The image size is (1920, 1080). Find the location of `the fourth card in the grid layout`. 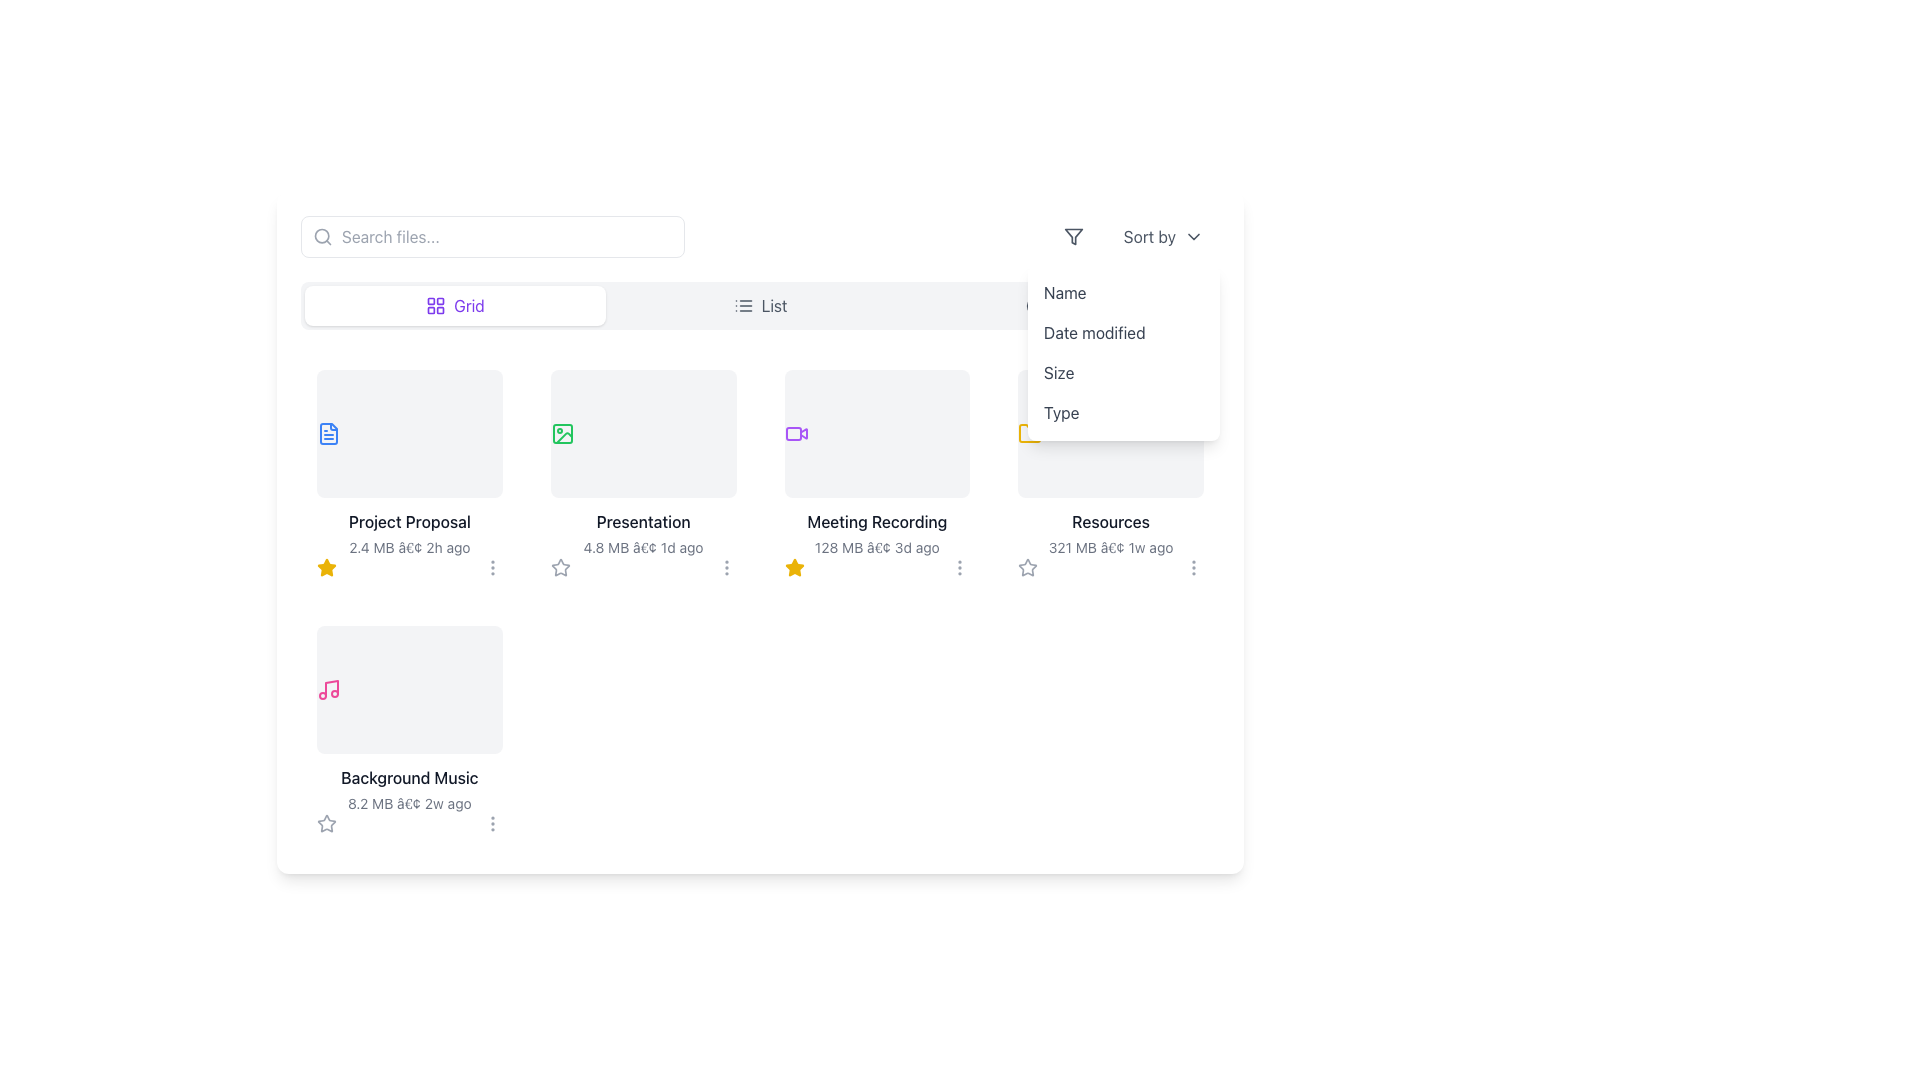

the fourth card in the grid layout is located at coordinates (1110, 474).